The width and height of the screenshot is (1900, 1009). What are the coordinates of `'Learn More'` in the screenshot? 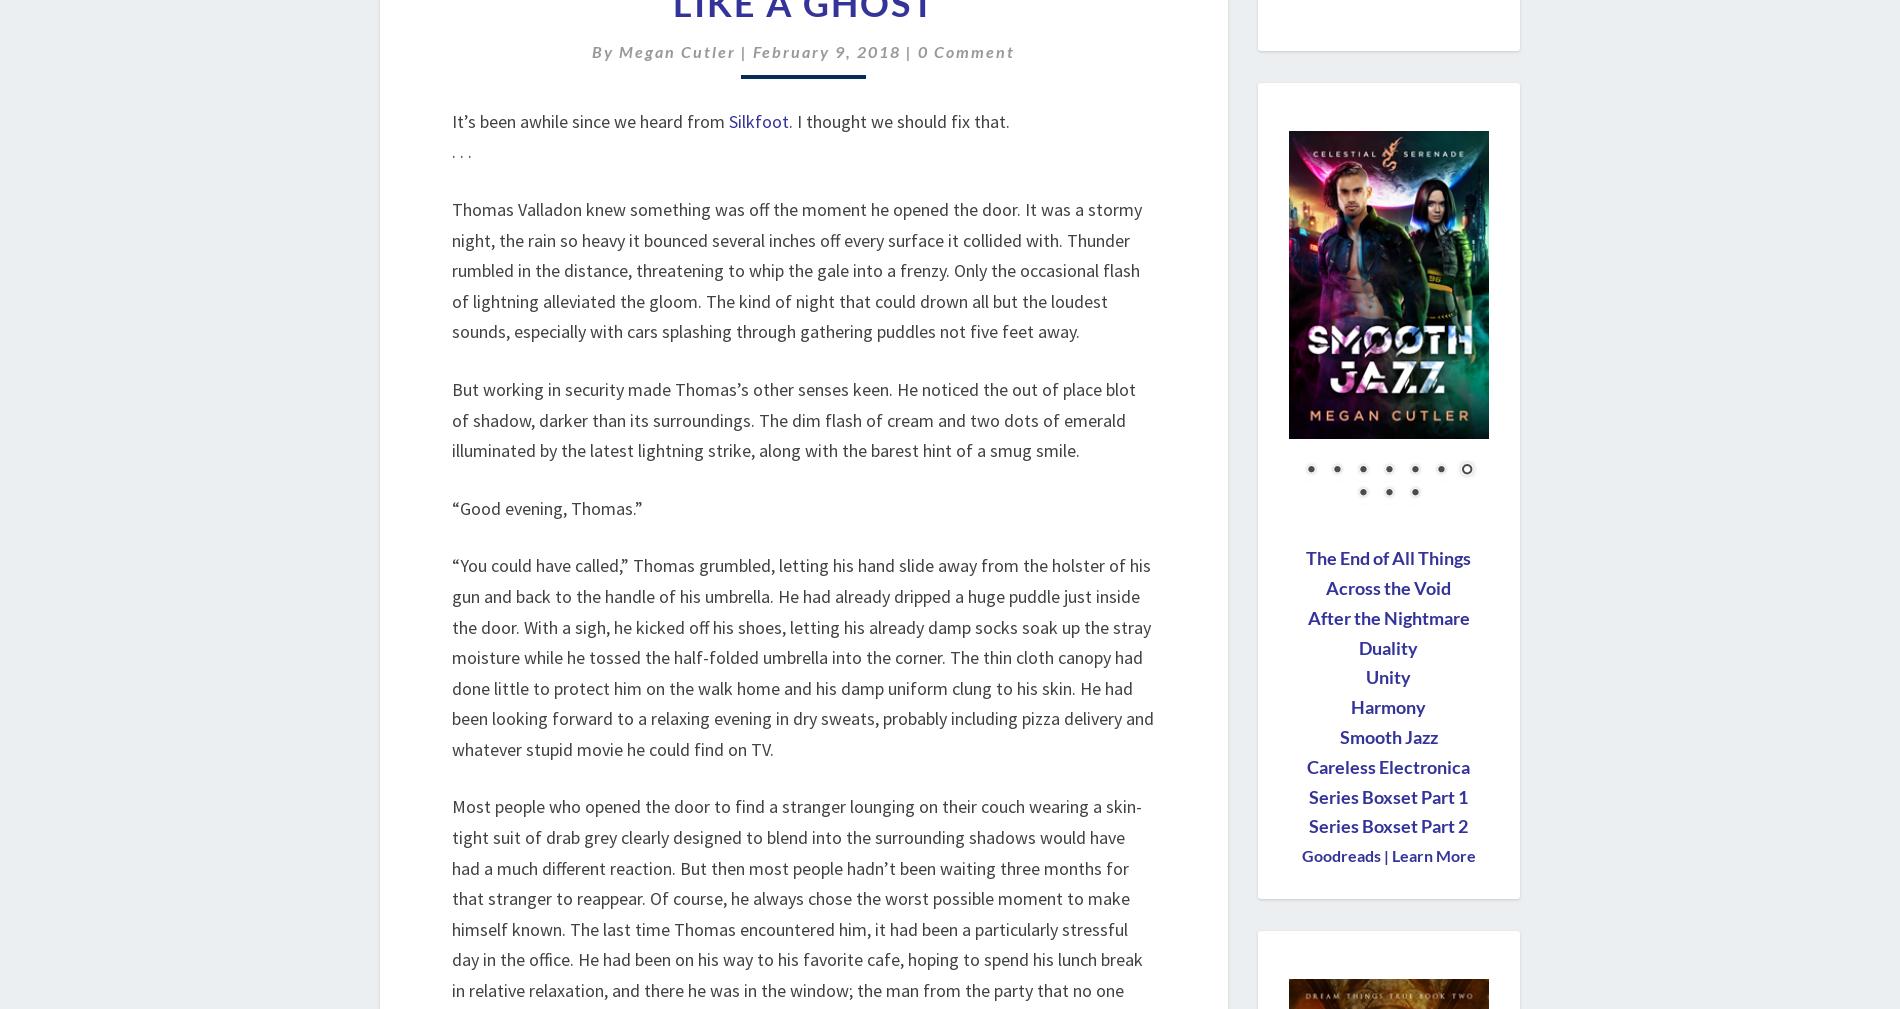 It's located at (1431, 855).